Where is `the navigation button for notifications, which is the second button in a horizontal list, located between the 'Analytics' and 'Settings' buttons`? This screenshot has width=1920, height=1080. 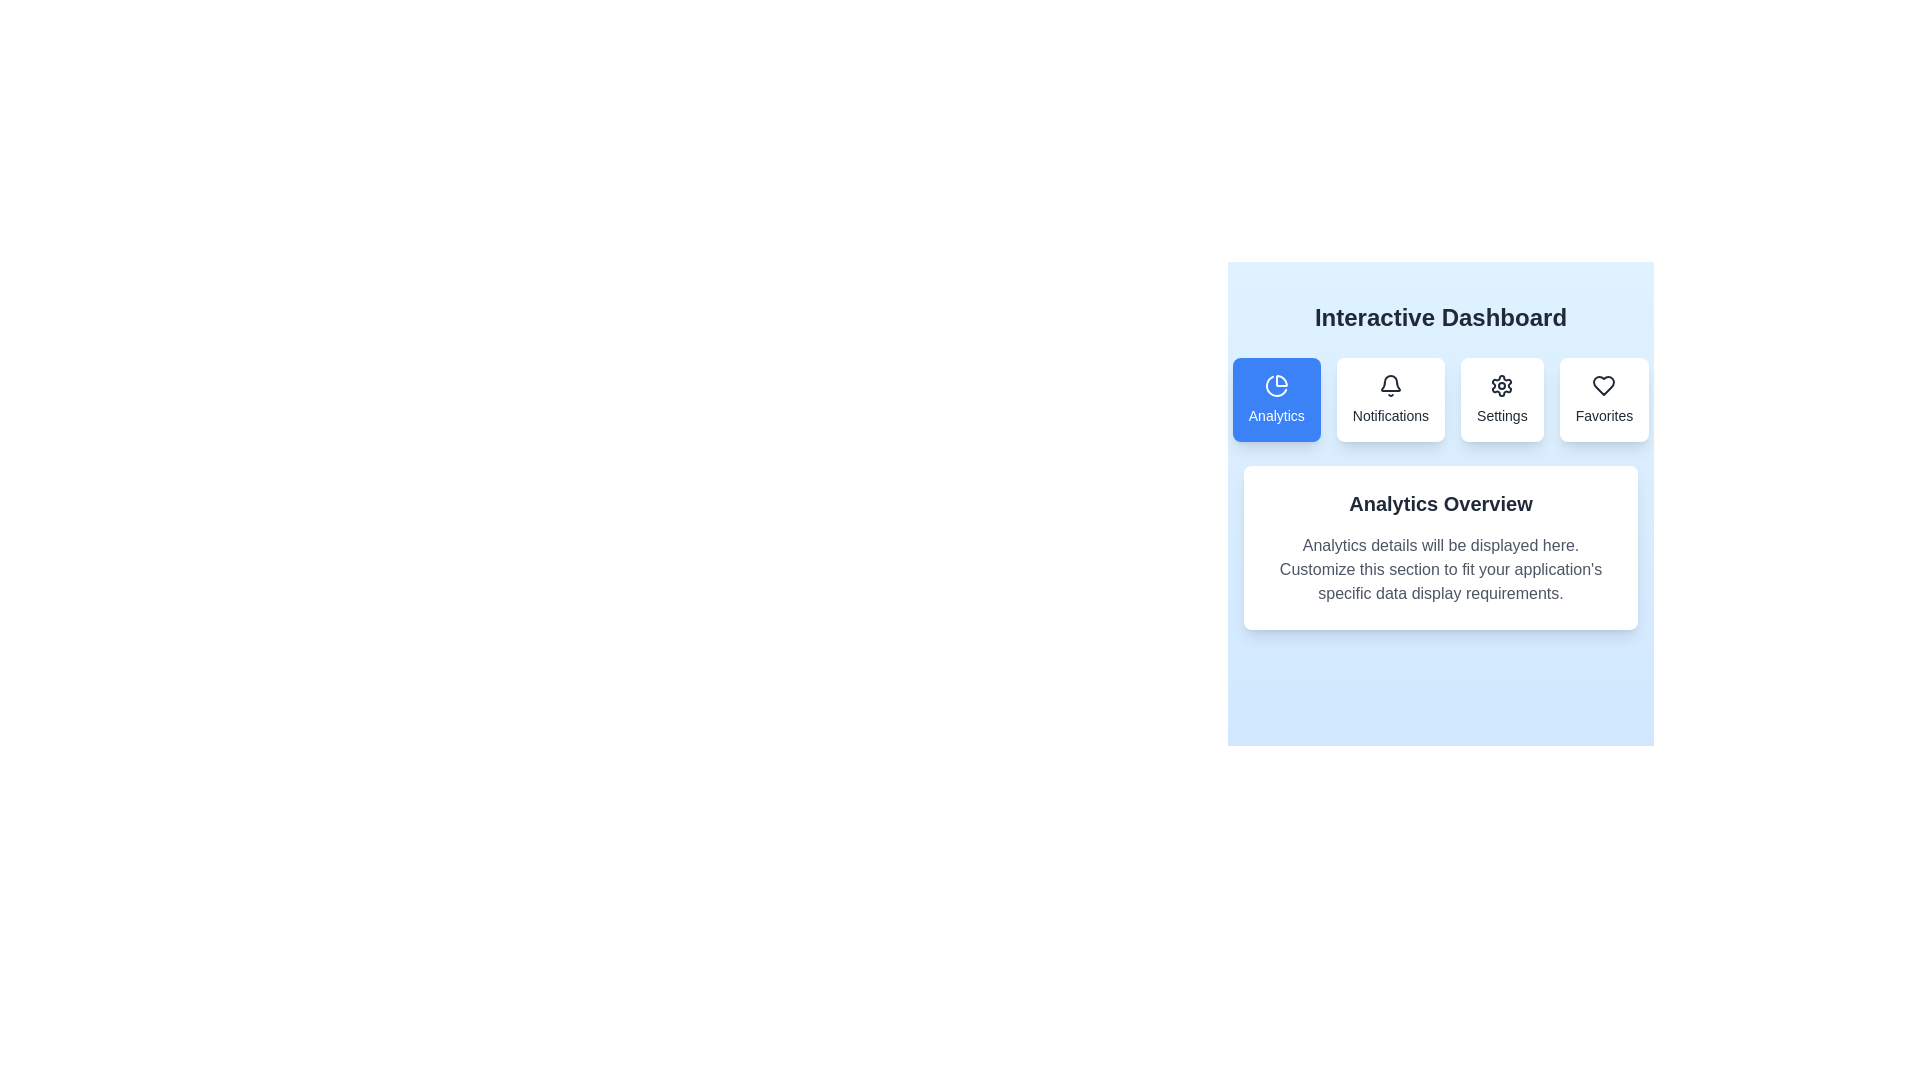
the navigation button for notifications, which is the second button in a horizontal list, located between the 'Analytics' and 'Settings' buttons is located at coordinates (1389, 400).